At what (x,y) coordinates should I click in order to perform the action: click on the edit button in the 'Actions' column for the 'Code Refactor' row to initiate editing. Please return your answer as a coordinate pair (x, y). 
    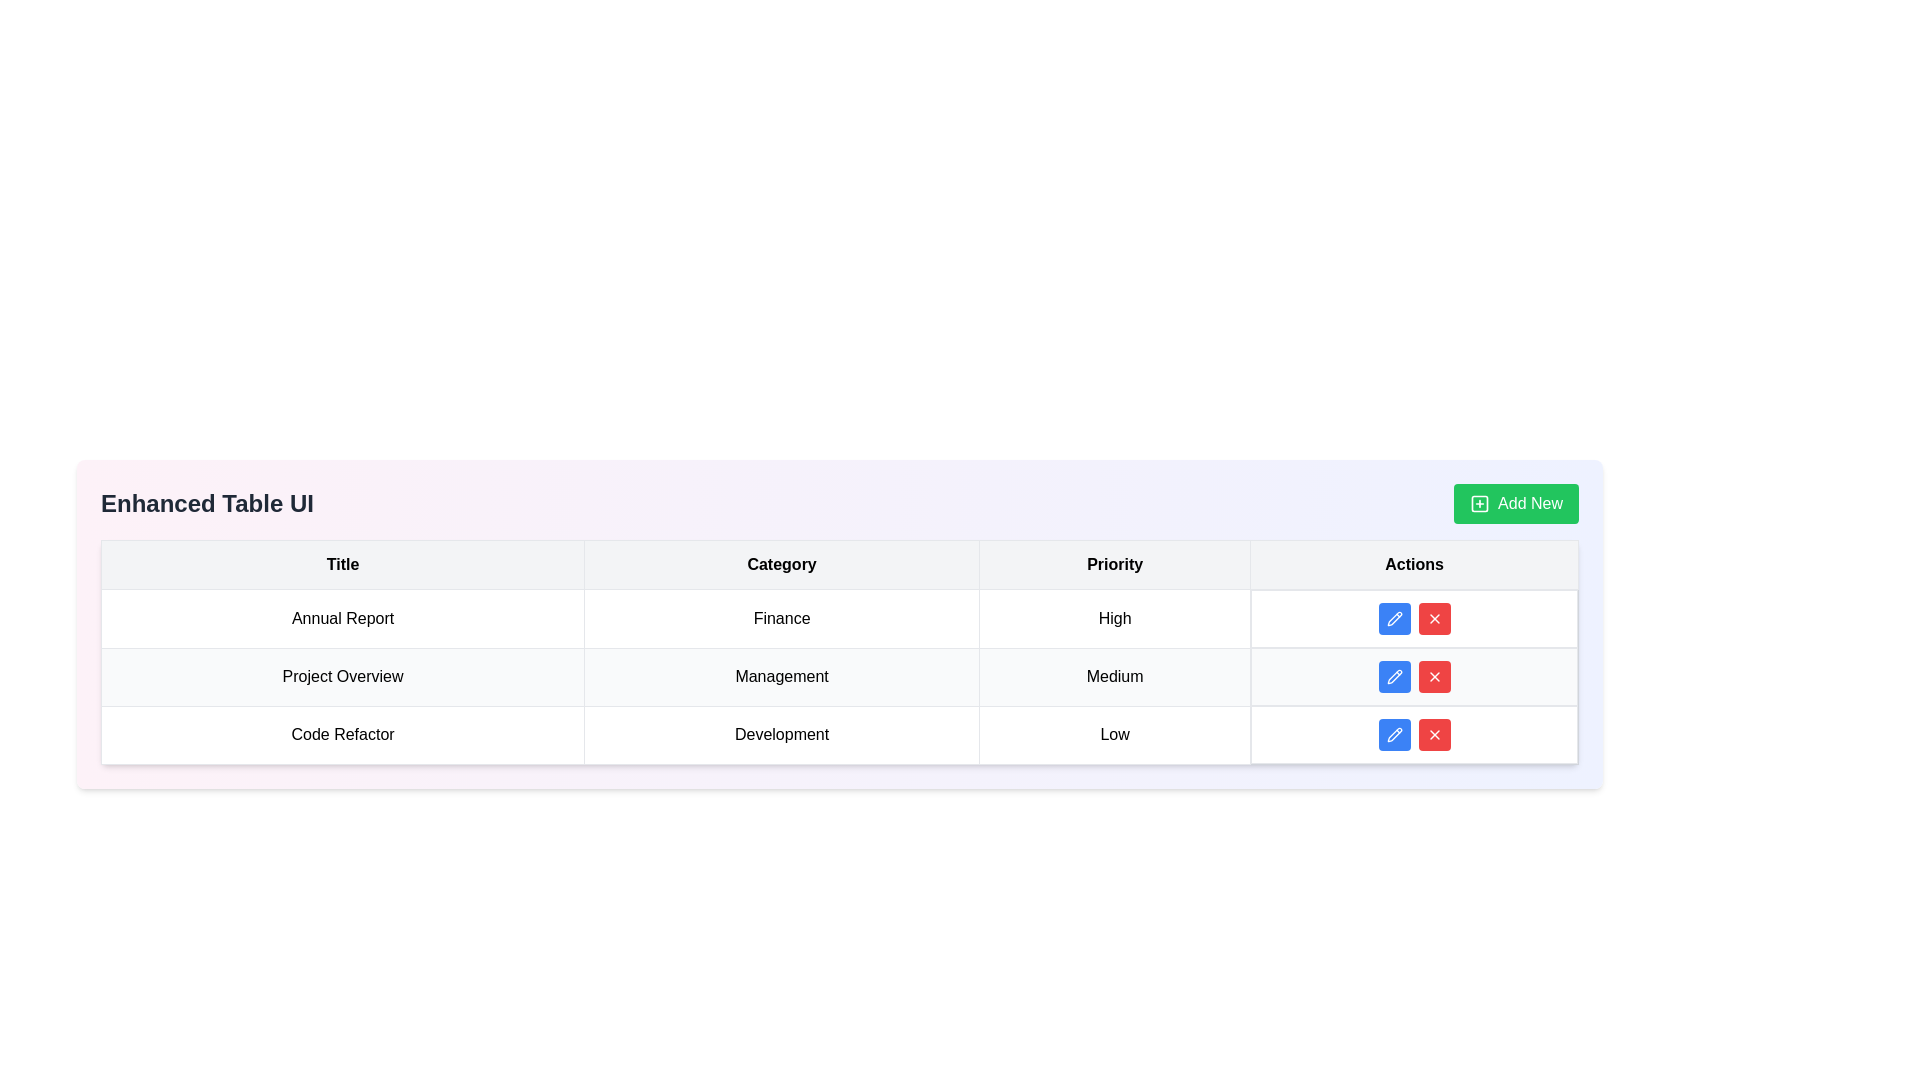
    Looking at the image, I should click on (1392, 735).